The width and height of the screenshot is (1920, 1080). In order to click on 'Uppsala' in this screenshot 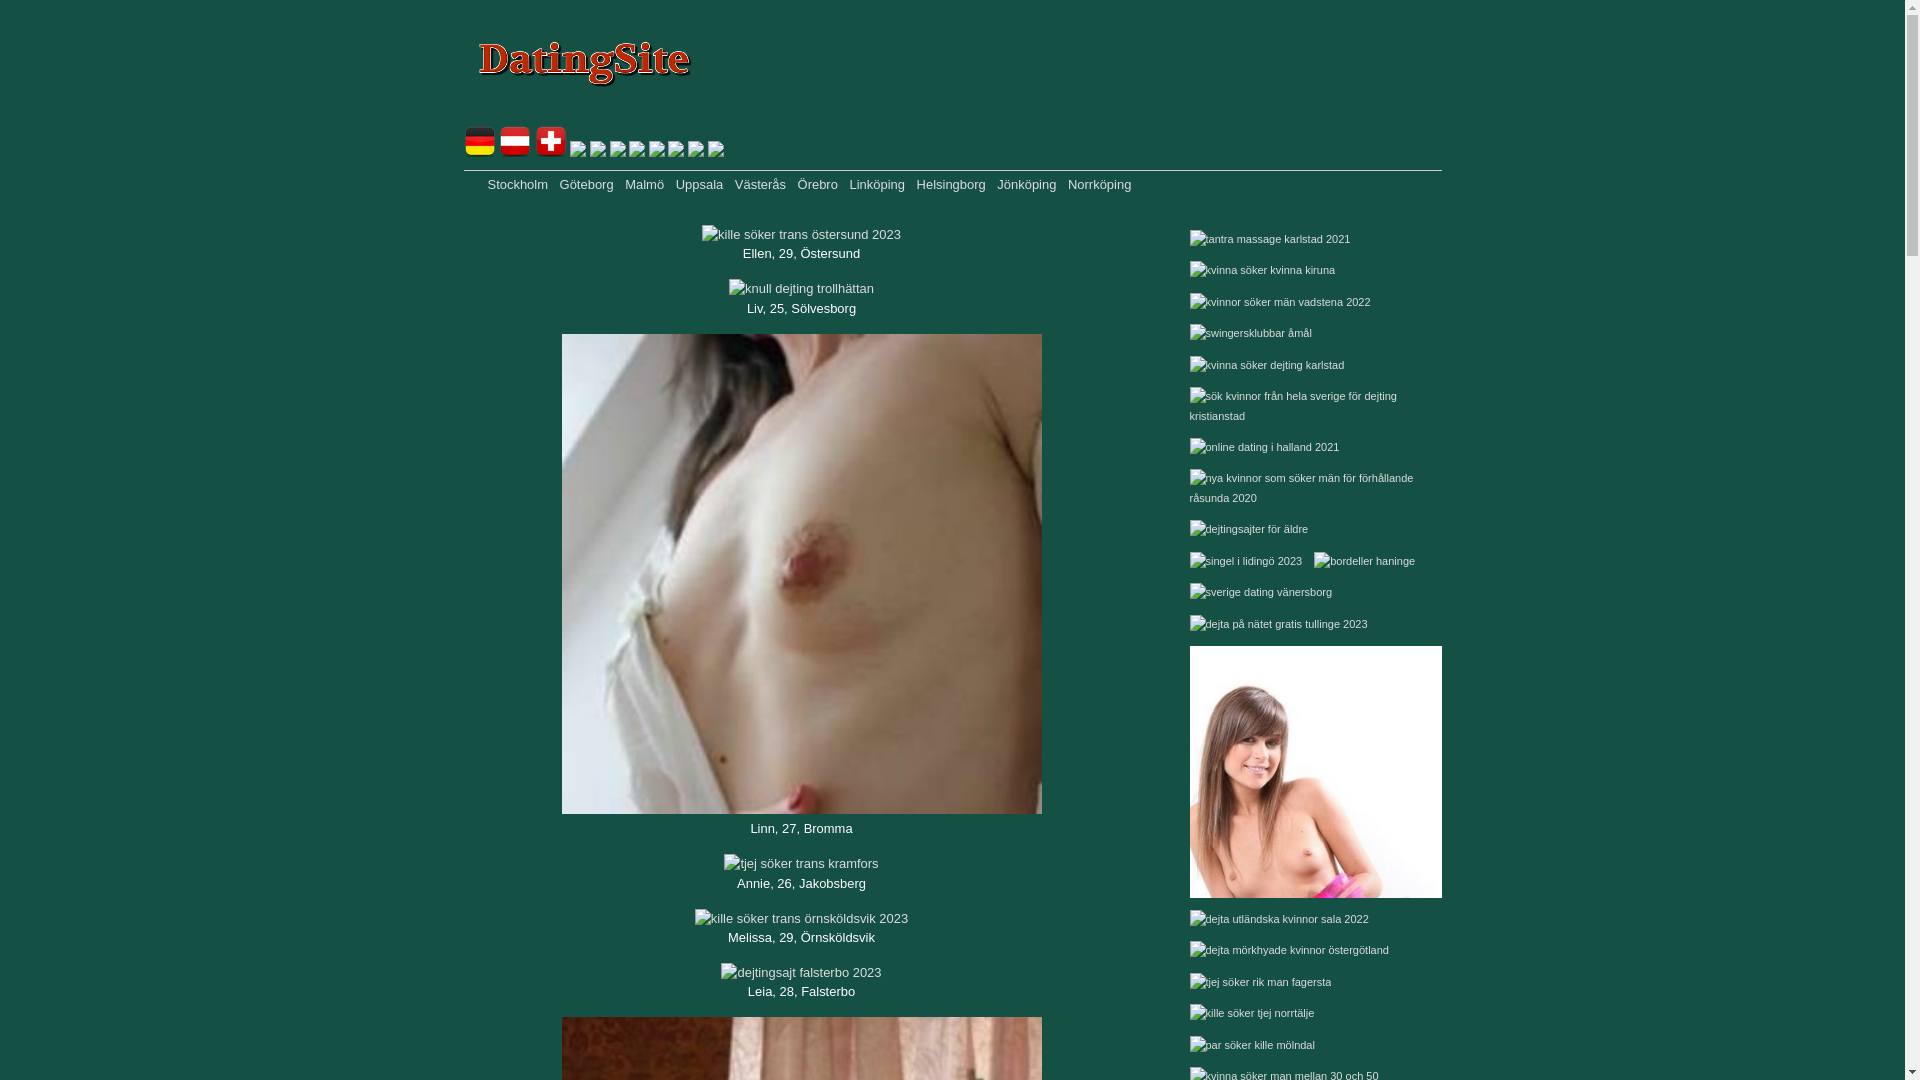, I will do `click(700, 184)`.